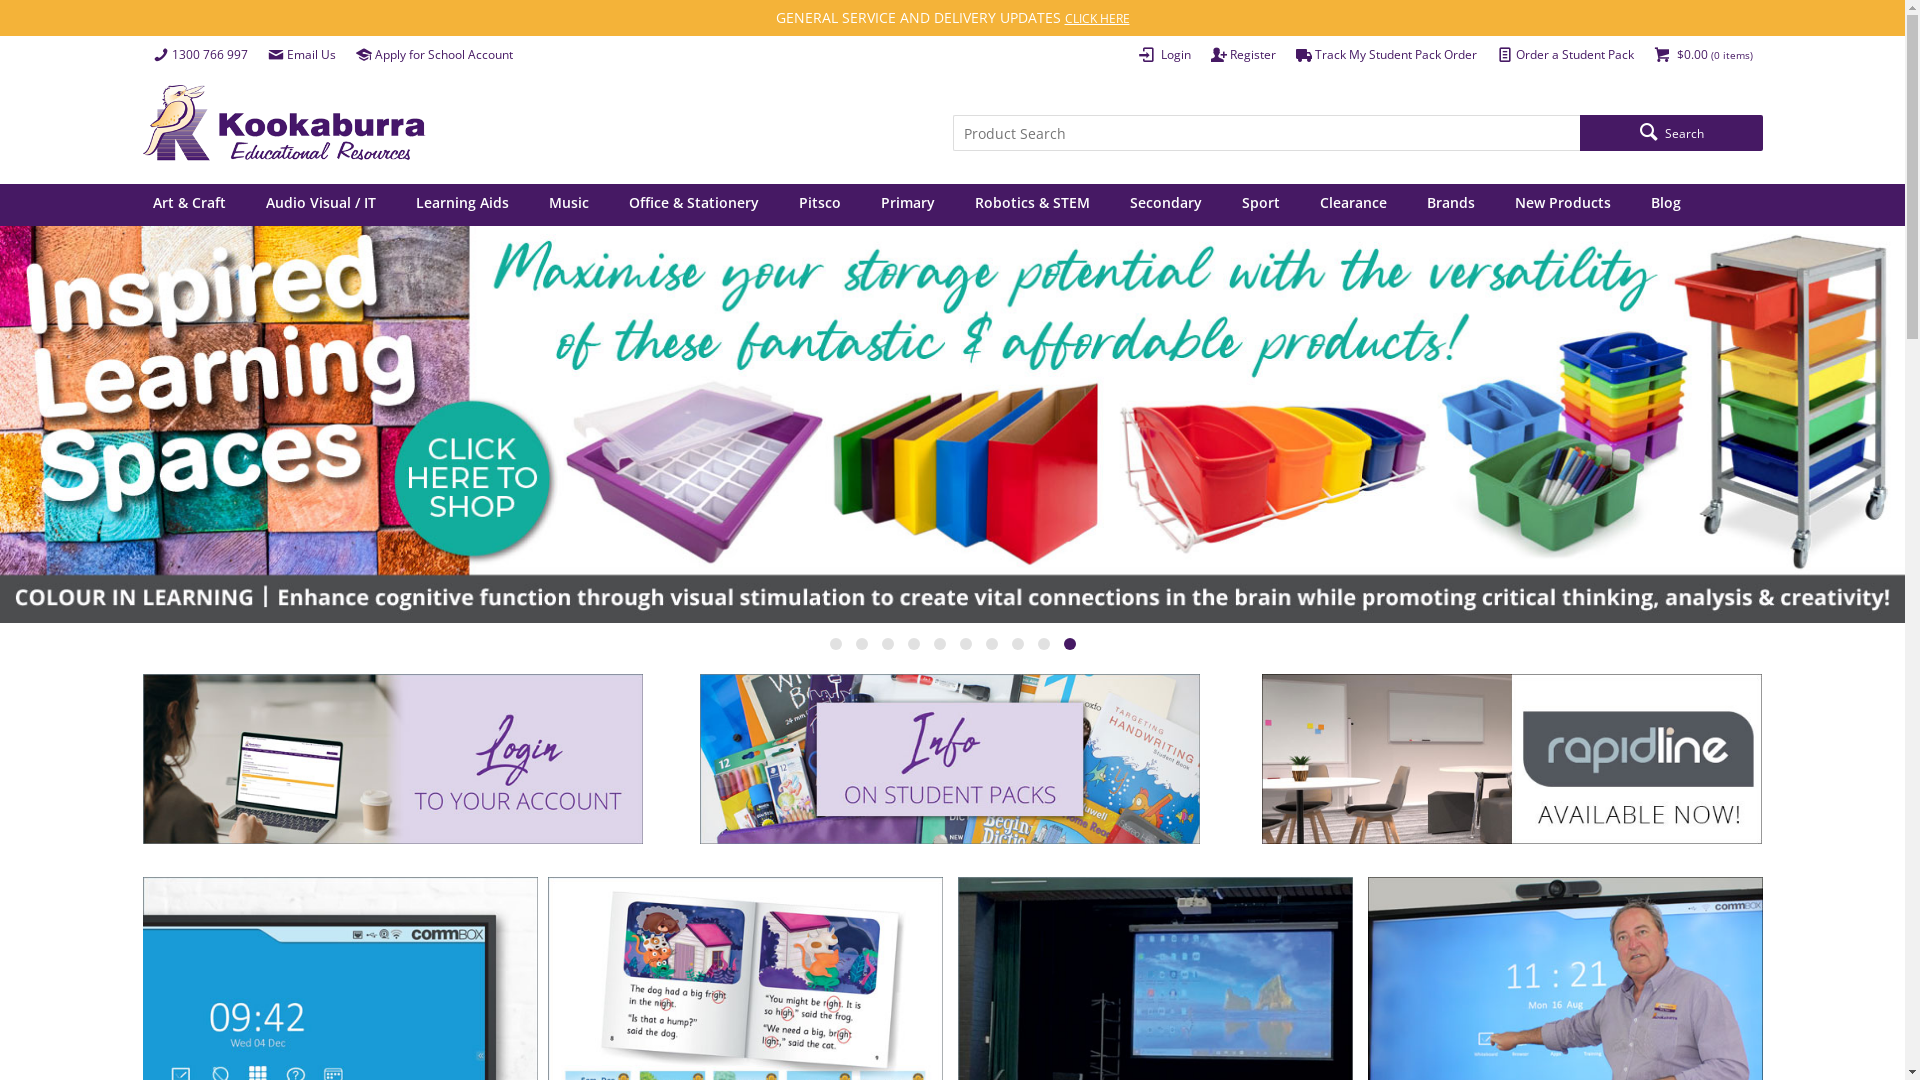  What do you see at coordinates (433, 53) in the screenshot?
I see `'Apply for School Account'` at bounding box center [433, 53].